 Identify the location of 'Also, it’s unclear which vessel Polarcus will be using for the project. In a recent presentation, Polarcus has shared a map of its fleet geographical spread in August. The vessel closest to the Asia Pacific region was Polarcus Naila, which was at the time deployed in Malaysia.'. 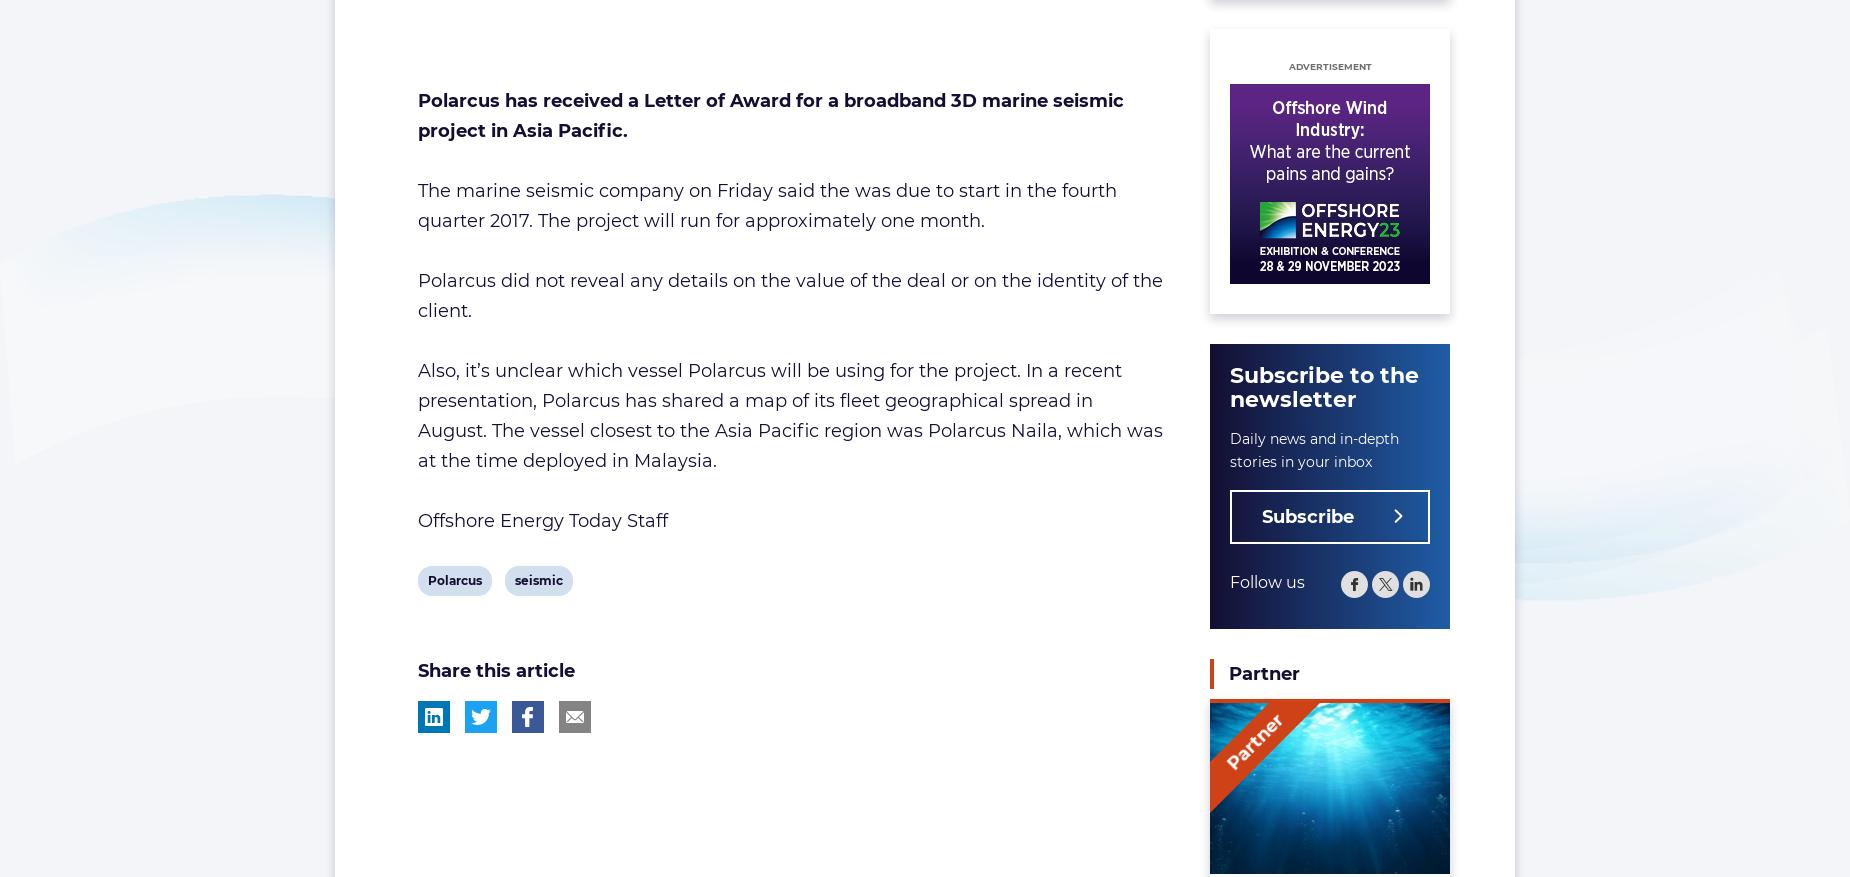
(789, 414).